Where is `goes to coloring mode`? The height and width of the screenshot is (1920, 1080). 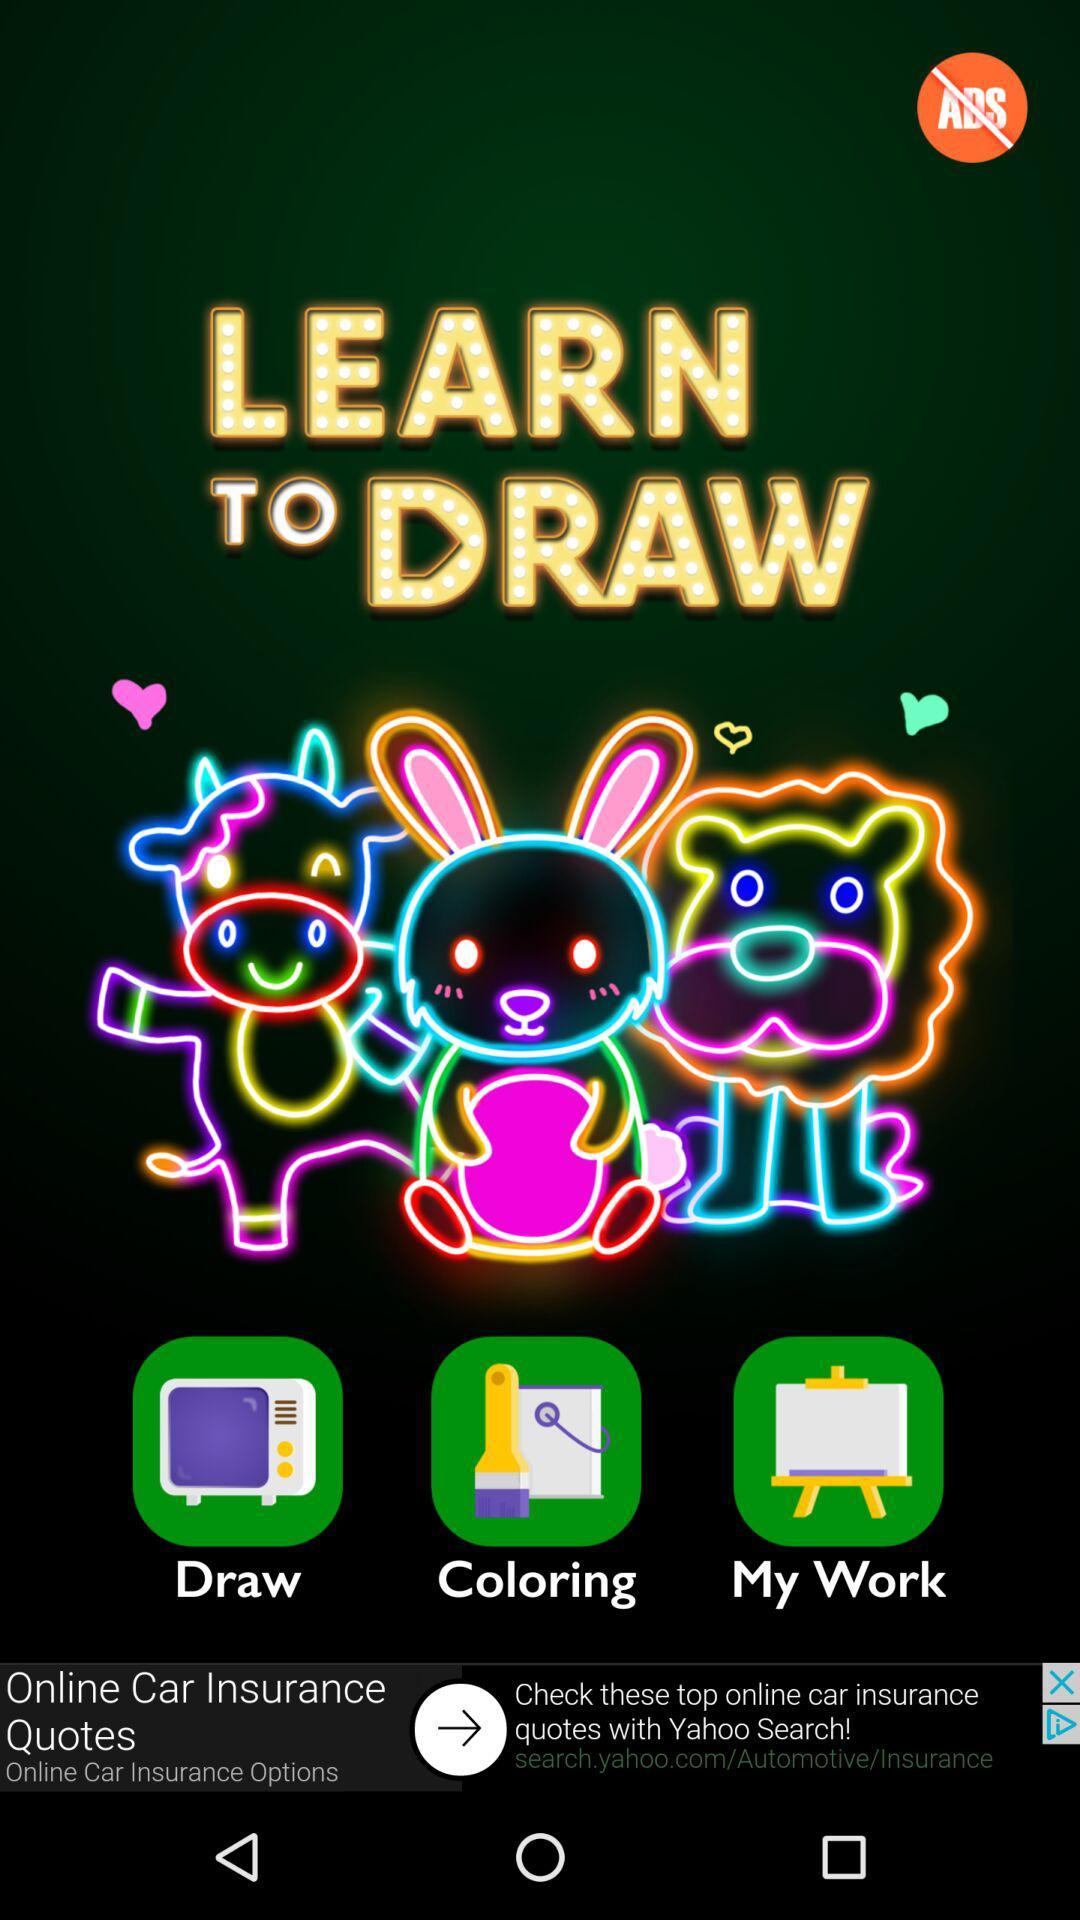 goes to coloring mode is located at coordinates (535, 1441).